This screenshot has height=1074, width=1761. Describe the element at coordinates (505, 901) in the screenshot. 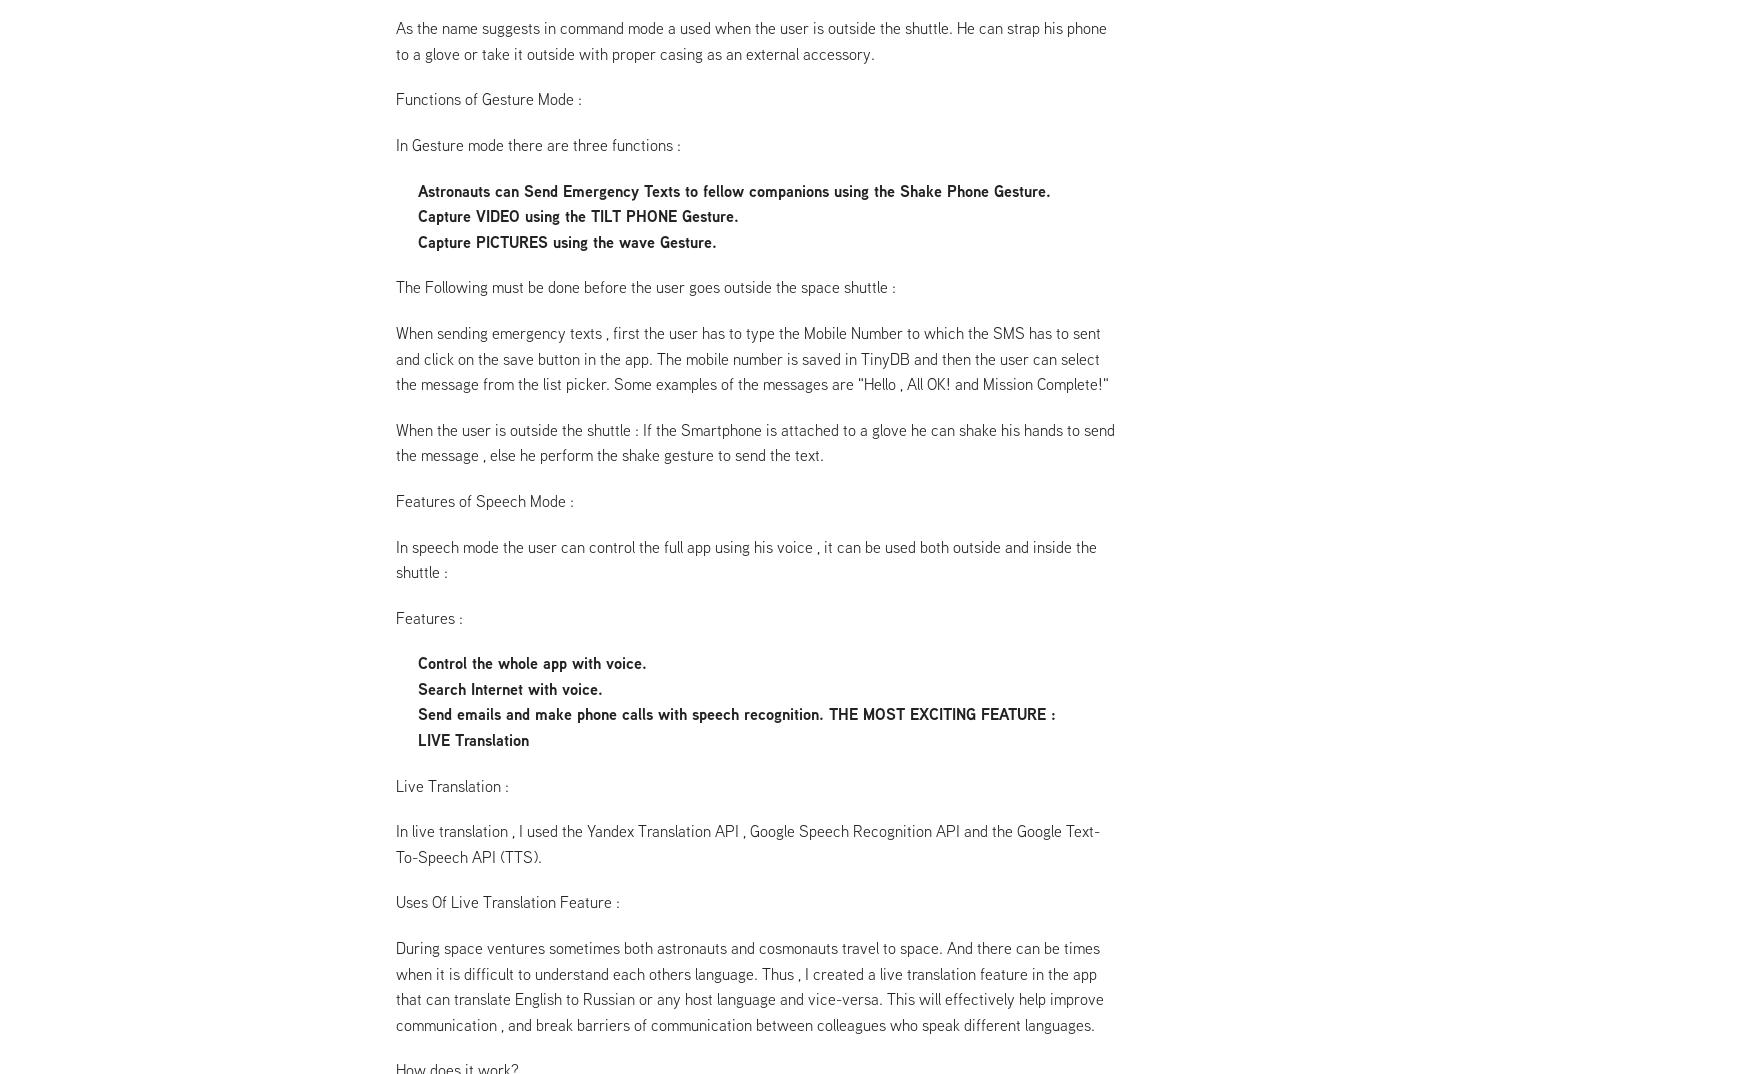

I see `'Uses Of Live Translation Feature :'` at that location.